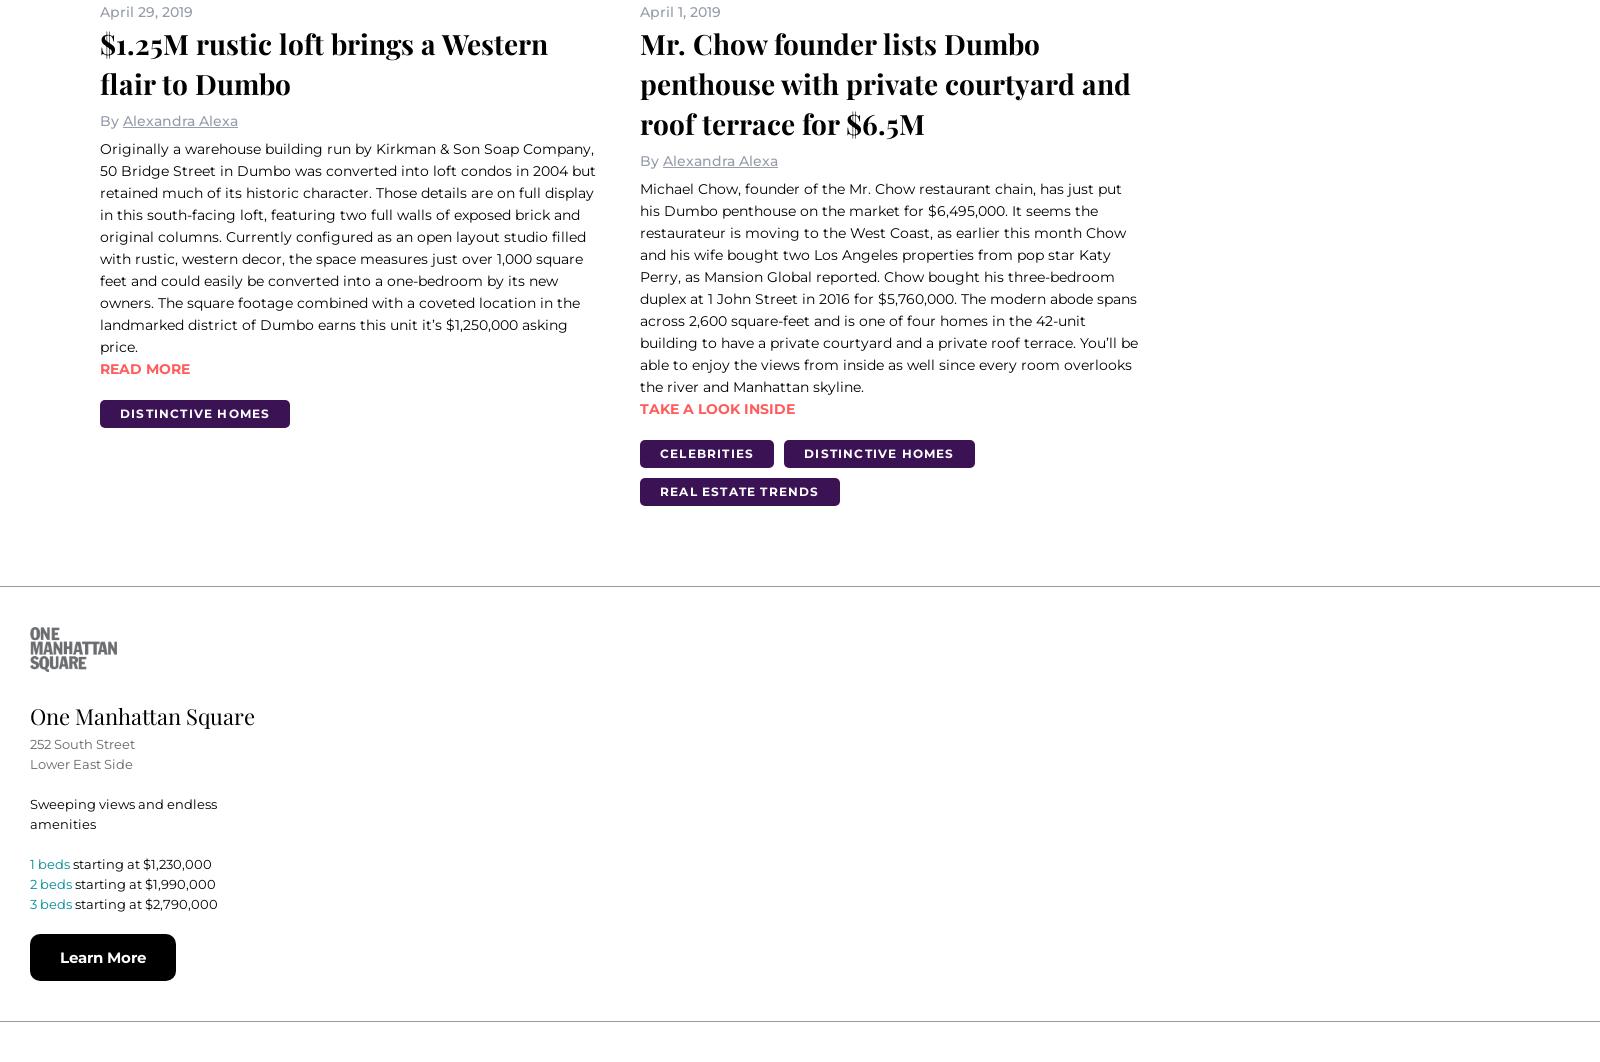  I want to click on '3 beds', so click(50, 902).